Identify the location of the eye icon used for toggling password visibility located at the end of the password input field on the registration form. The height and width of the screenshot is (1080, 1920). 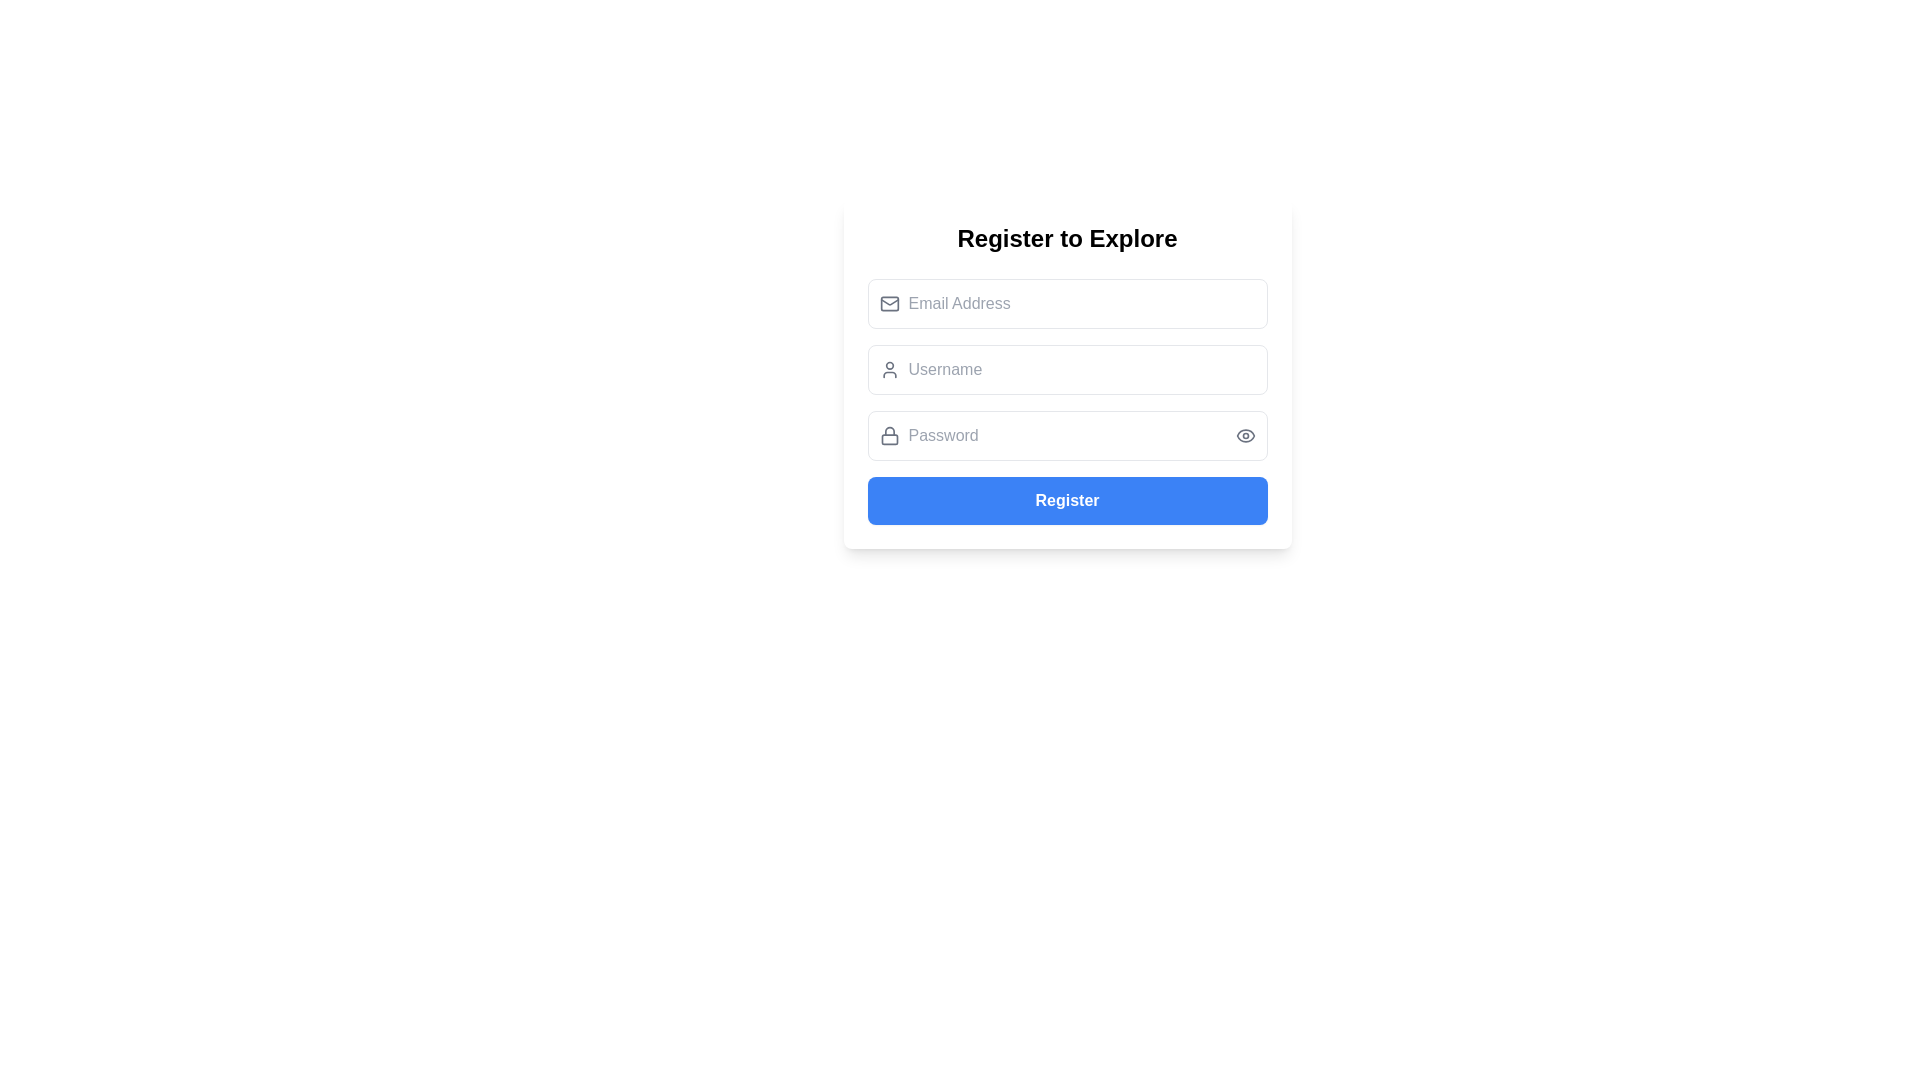
(1244, 434).